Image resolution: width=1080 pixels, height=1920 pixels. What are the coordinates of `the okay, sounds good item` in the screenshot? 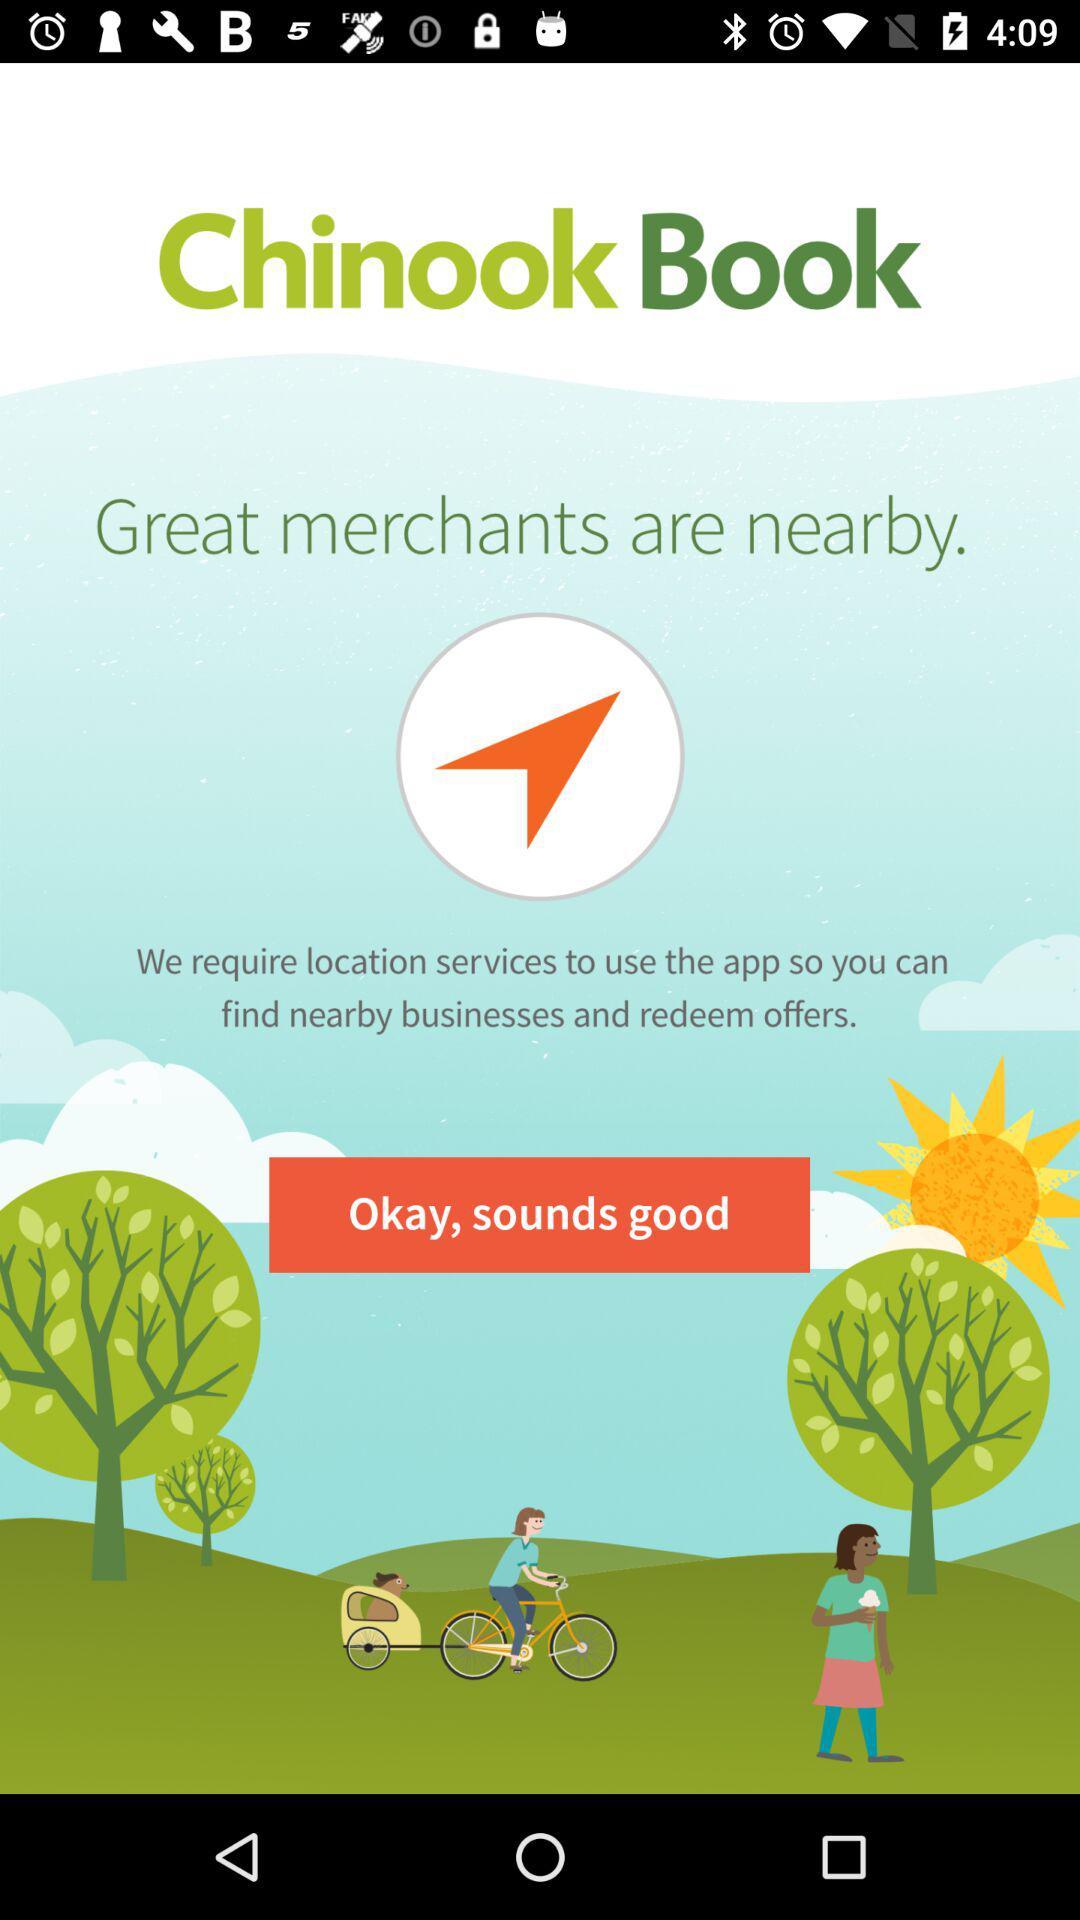 It's located at (538, 1213).